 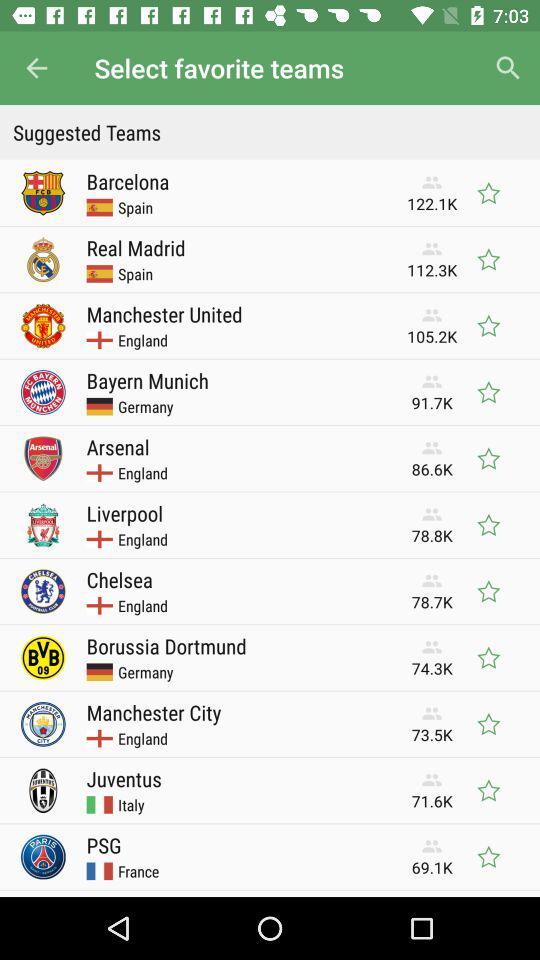 What do you see at coordinates (36, 68) in the screenshot?
I see `the icon to the left of select favorite teams icon` at bounding box center [36, 68].